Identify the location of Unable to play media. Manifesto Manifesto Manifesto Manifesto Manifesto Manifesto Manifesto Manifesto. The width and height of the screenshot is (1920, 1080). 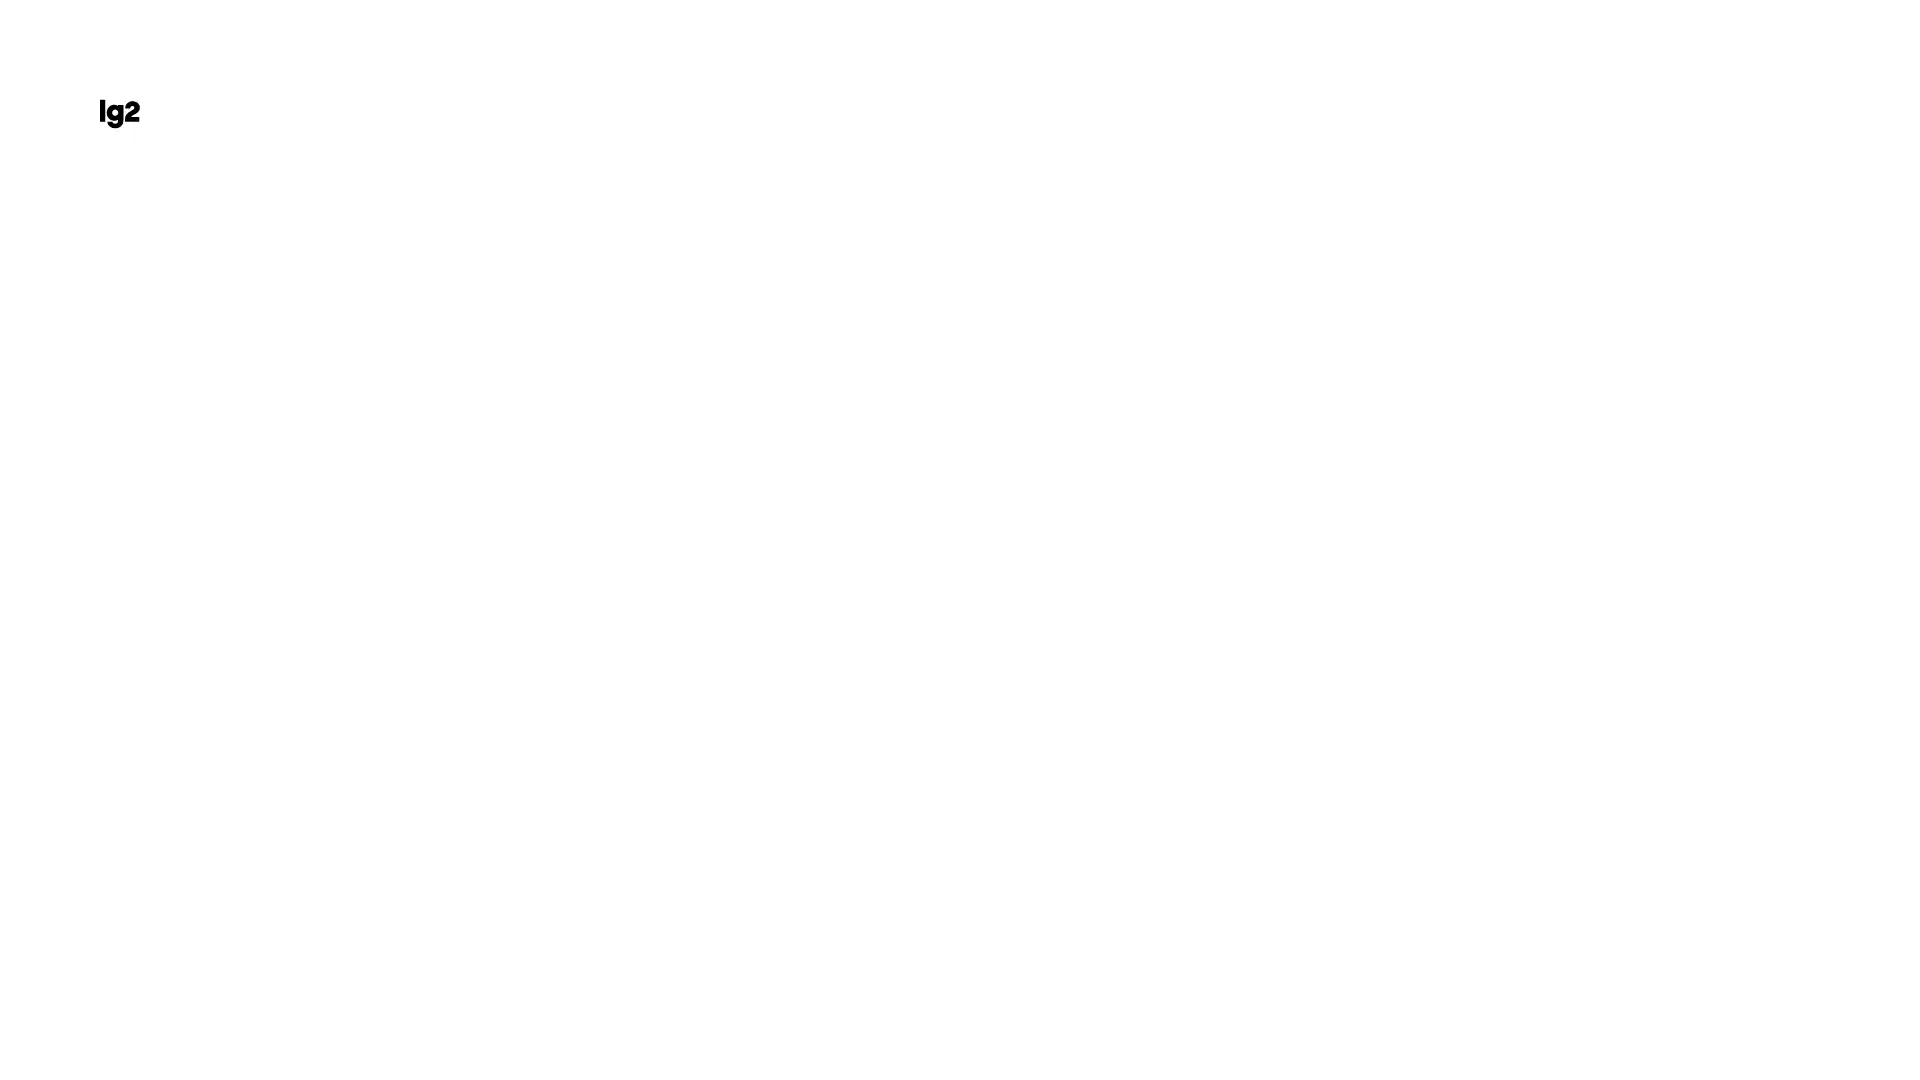
(190, 940).